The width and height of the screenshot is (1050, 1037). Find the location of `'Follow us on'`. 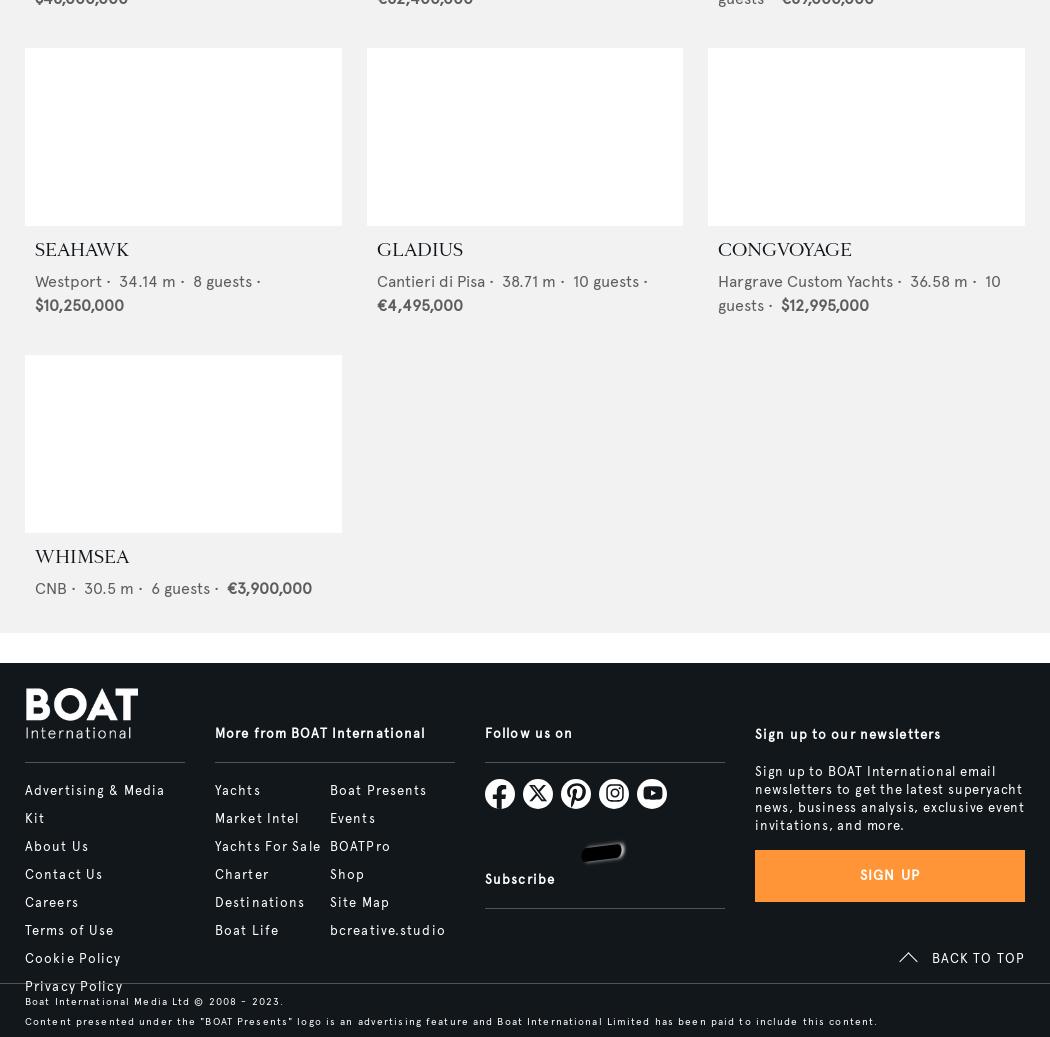

'Follow us on' is located at coordinates (484, 733).